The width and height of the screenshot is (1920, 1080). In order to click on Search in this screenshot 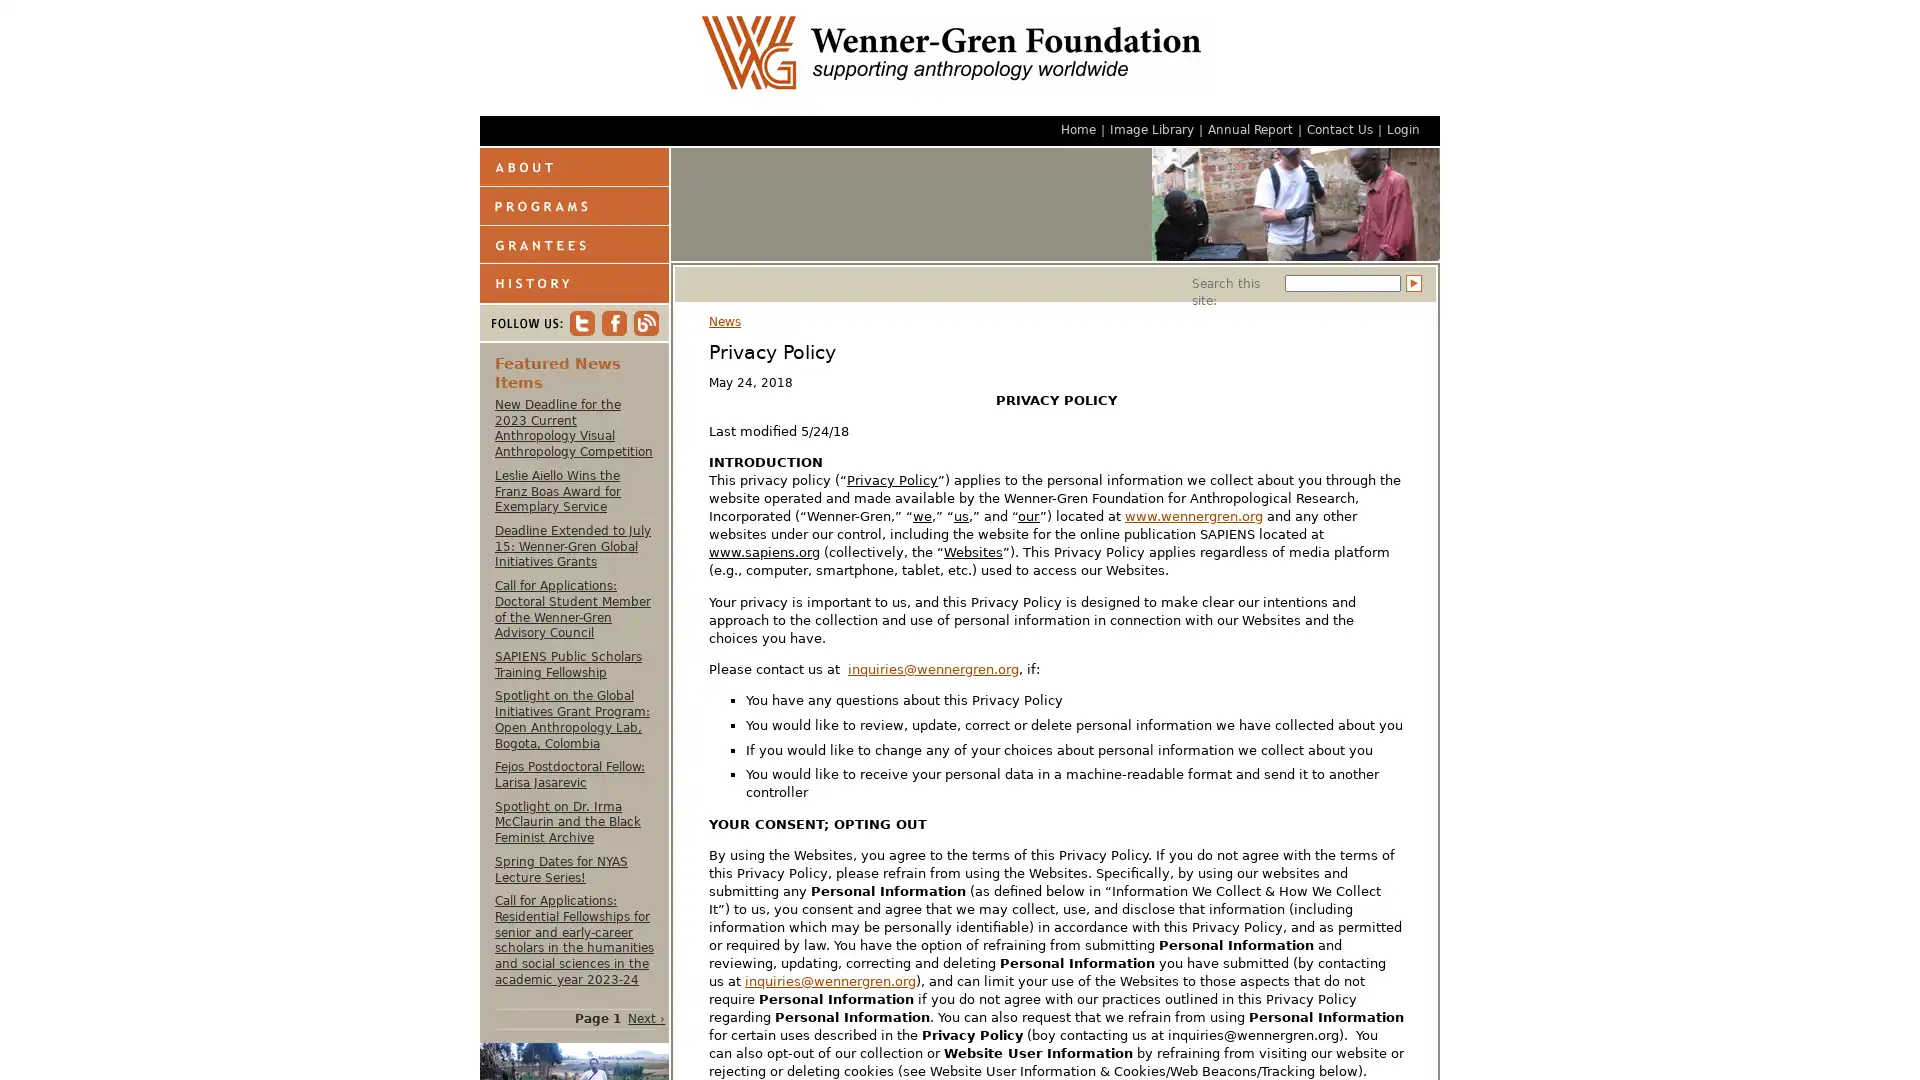, I will do `click(1413, 283)`.